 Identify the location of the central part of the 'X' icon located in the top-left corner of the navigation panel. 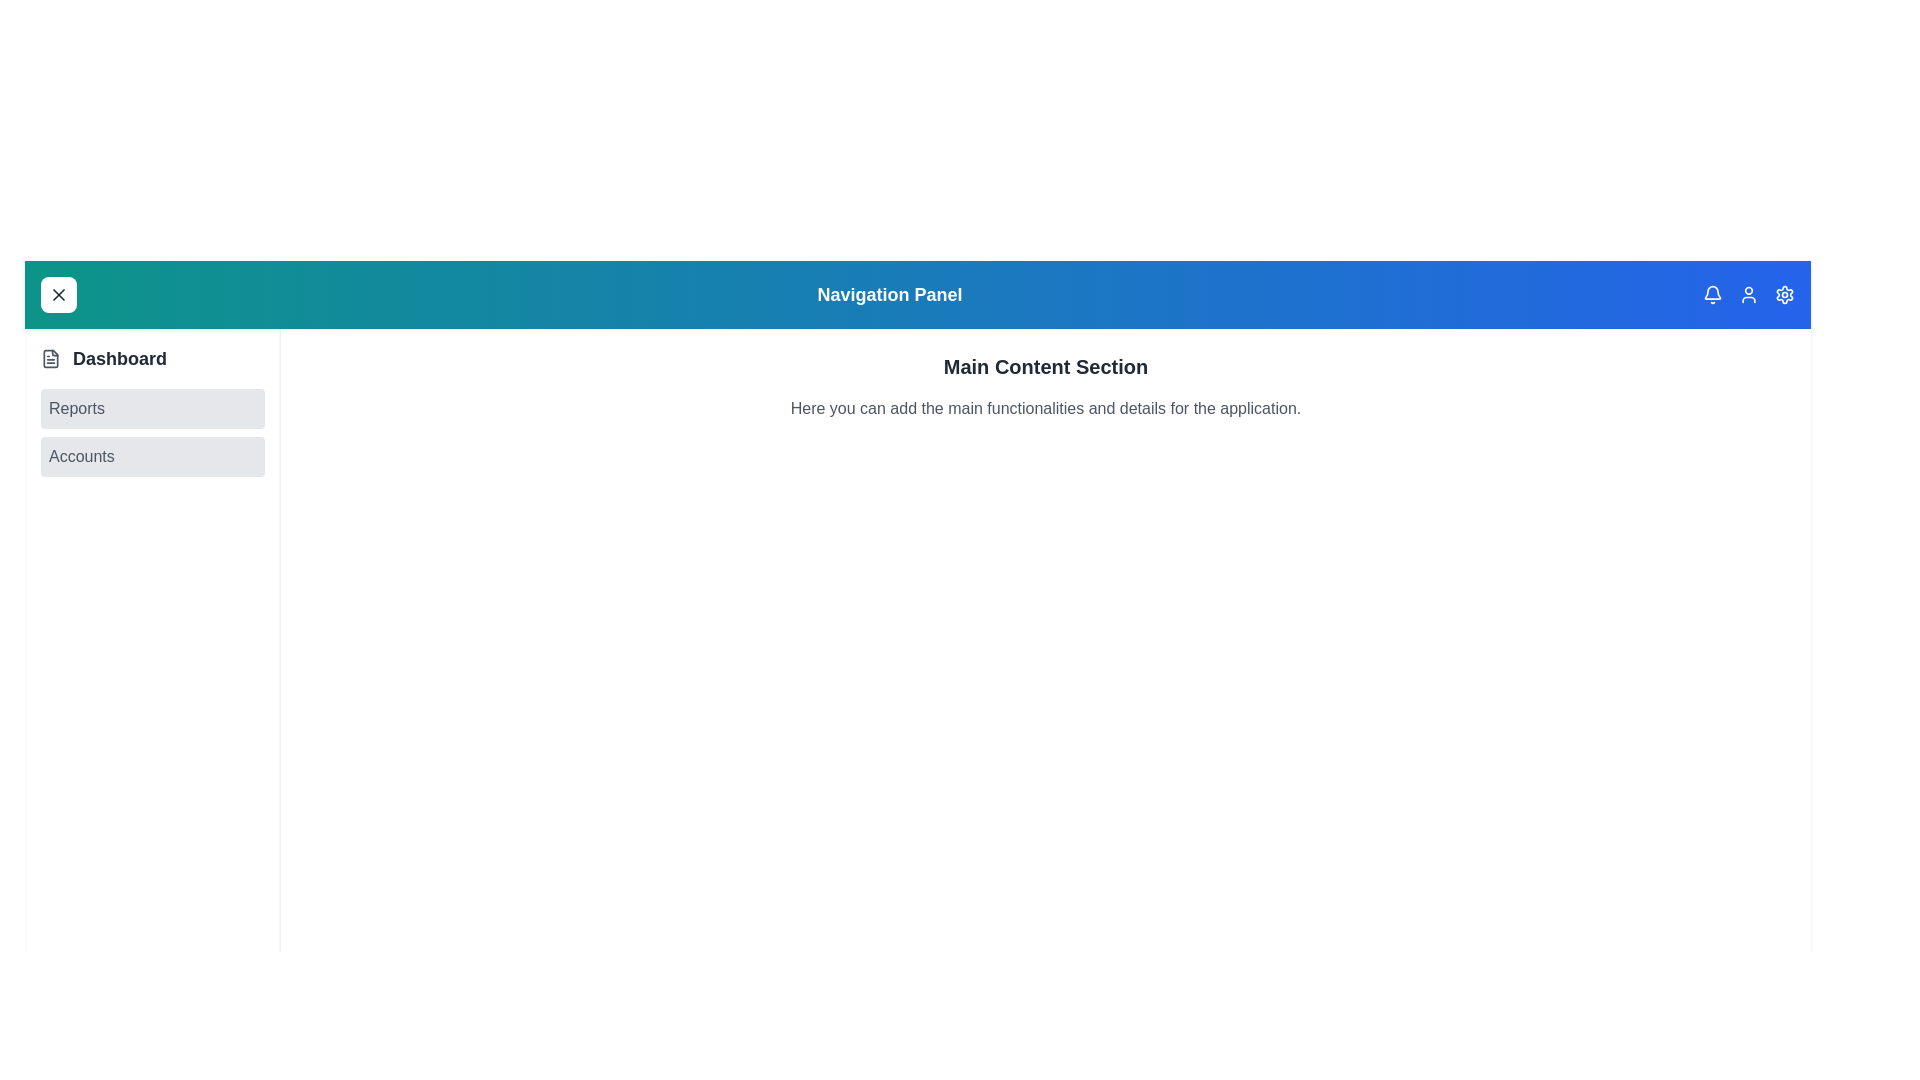
(58, 294).